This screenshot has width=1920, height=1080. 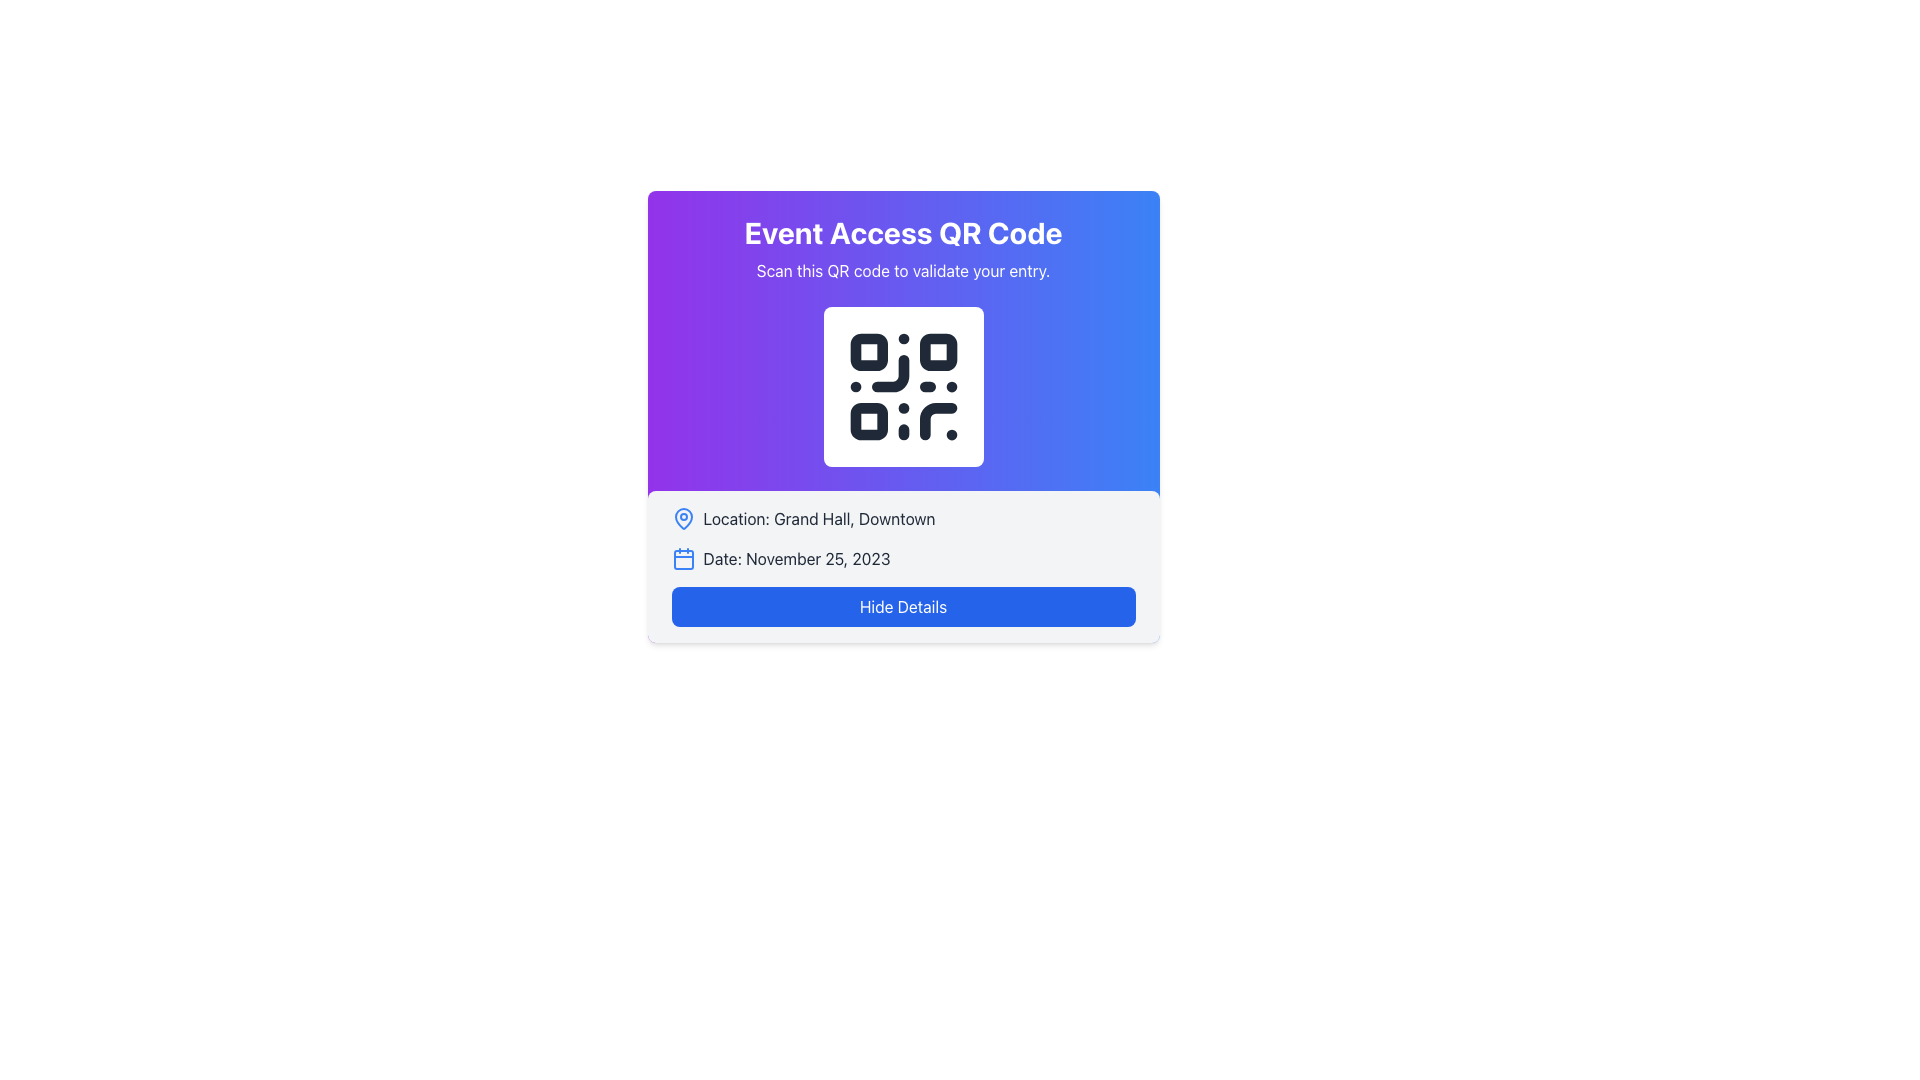 I want to click on the button located at the bottom of the gray information panel to hide additional details, so click(x=902, y=605).